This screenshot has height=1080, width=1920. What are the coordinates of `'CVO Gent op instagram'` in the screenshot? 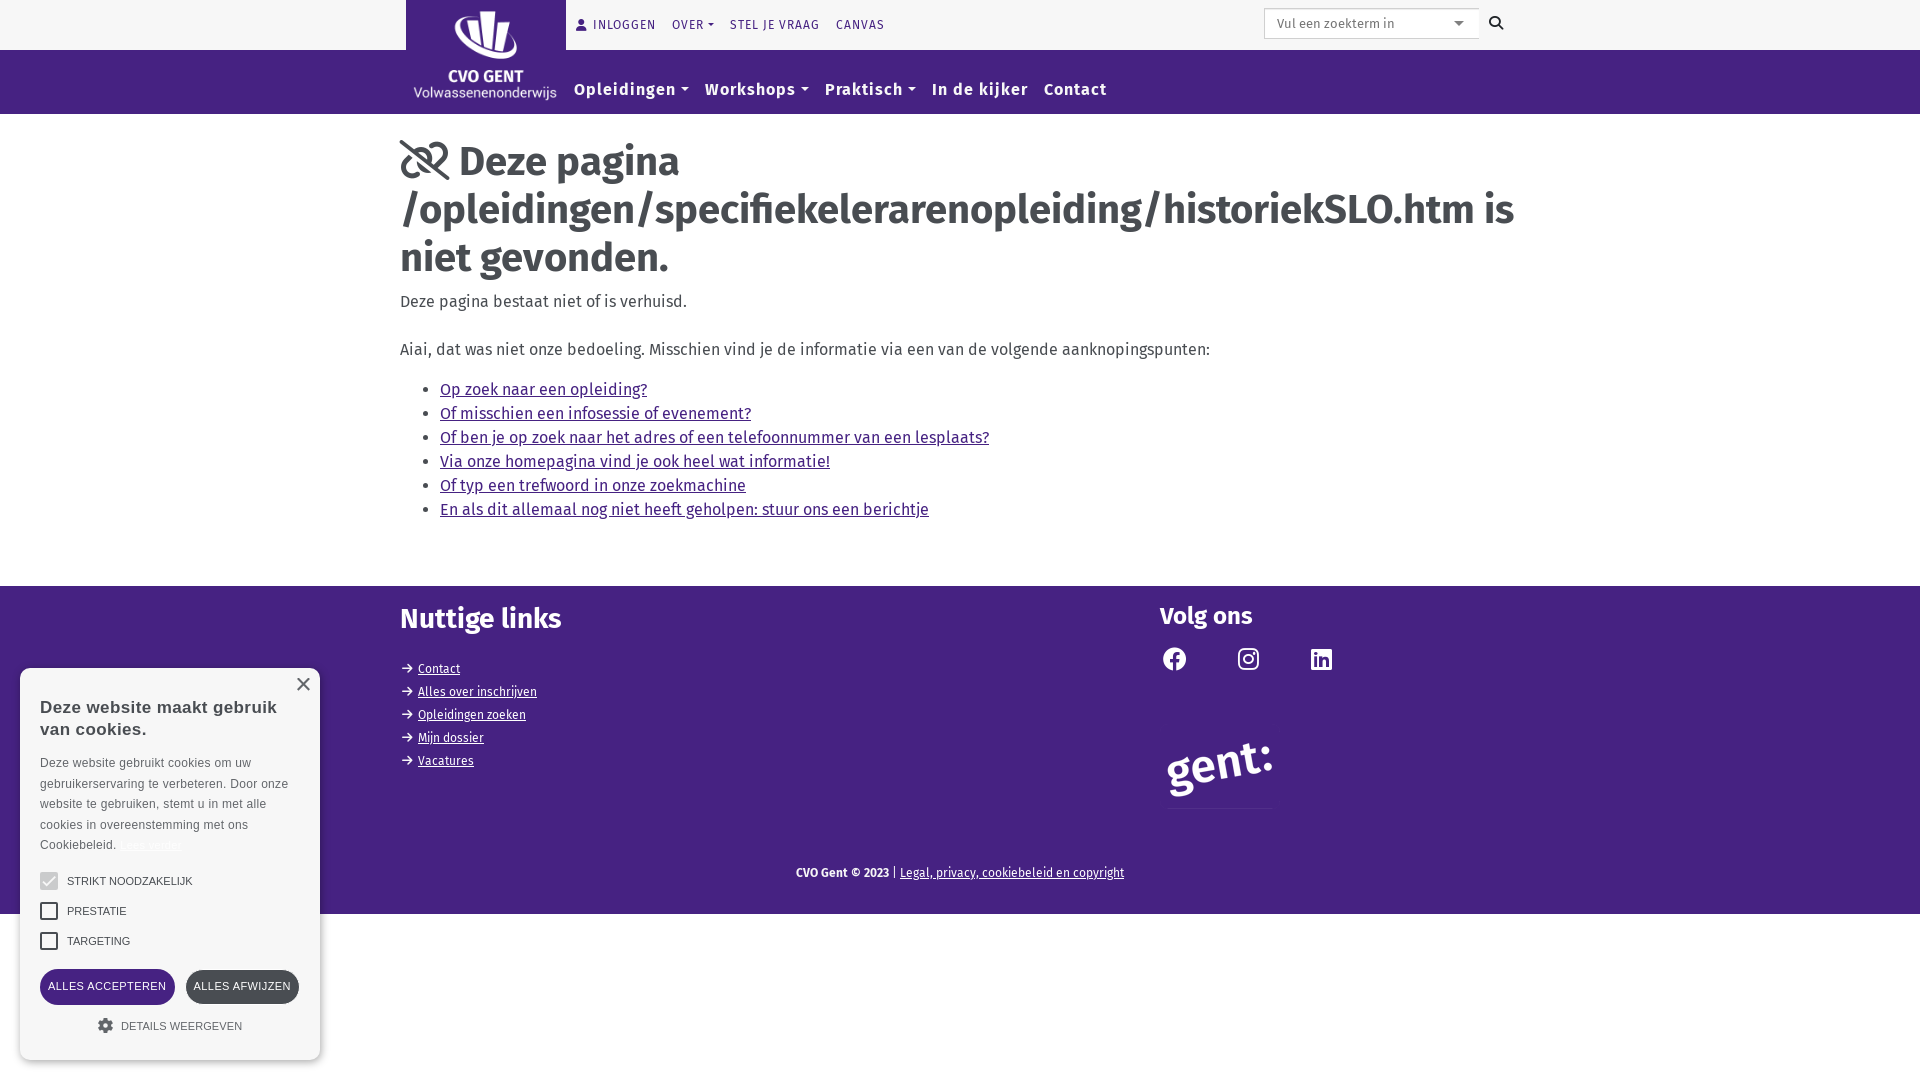 It's located at (1247, 663).